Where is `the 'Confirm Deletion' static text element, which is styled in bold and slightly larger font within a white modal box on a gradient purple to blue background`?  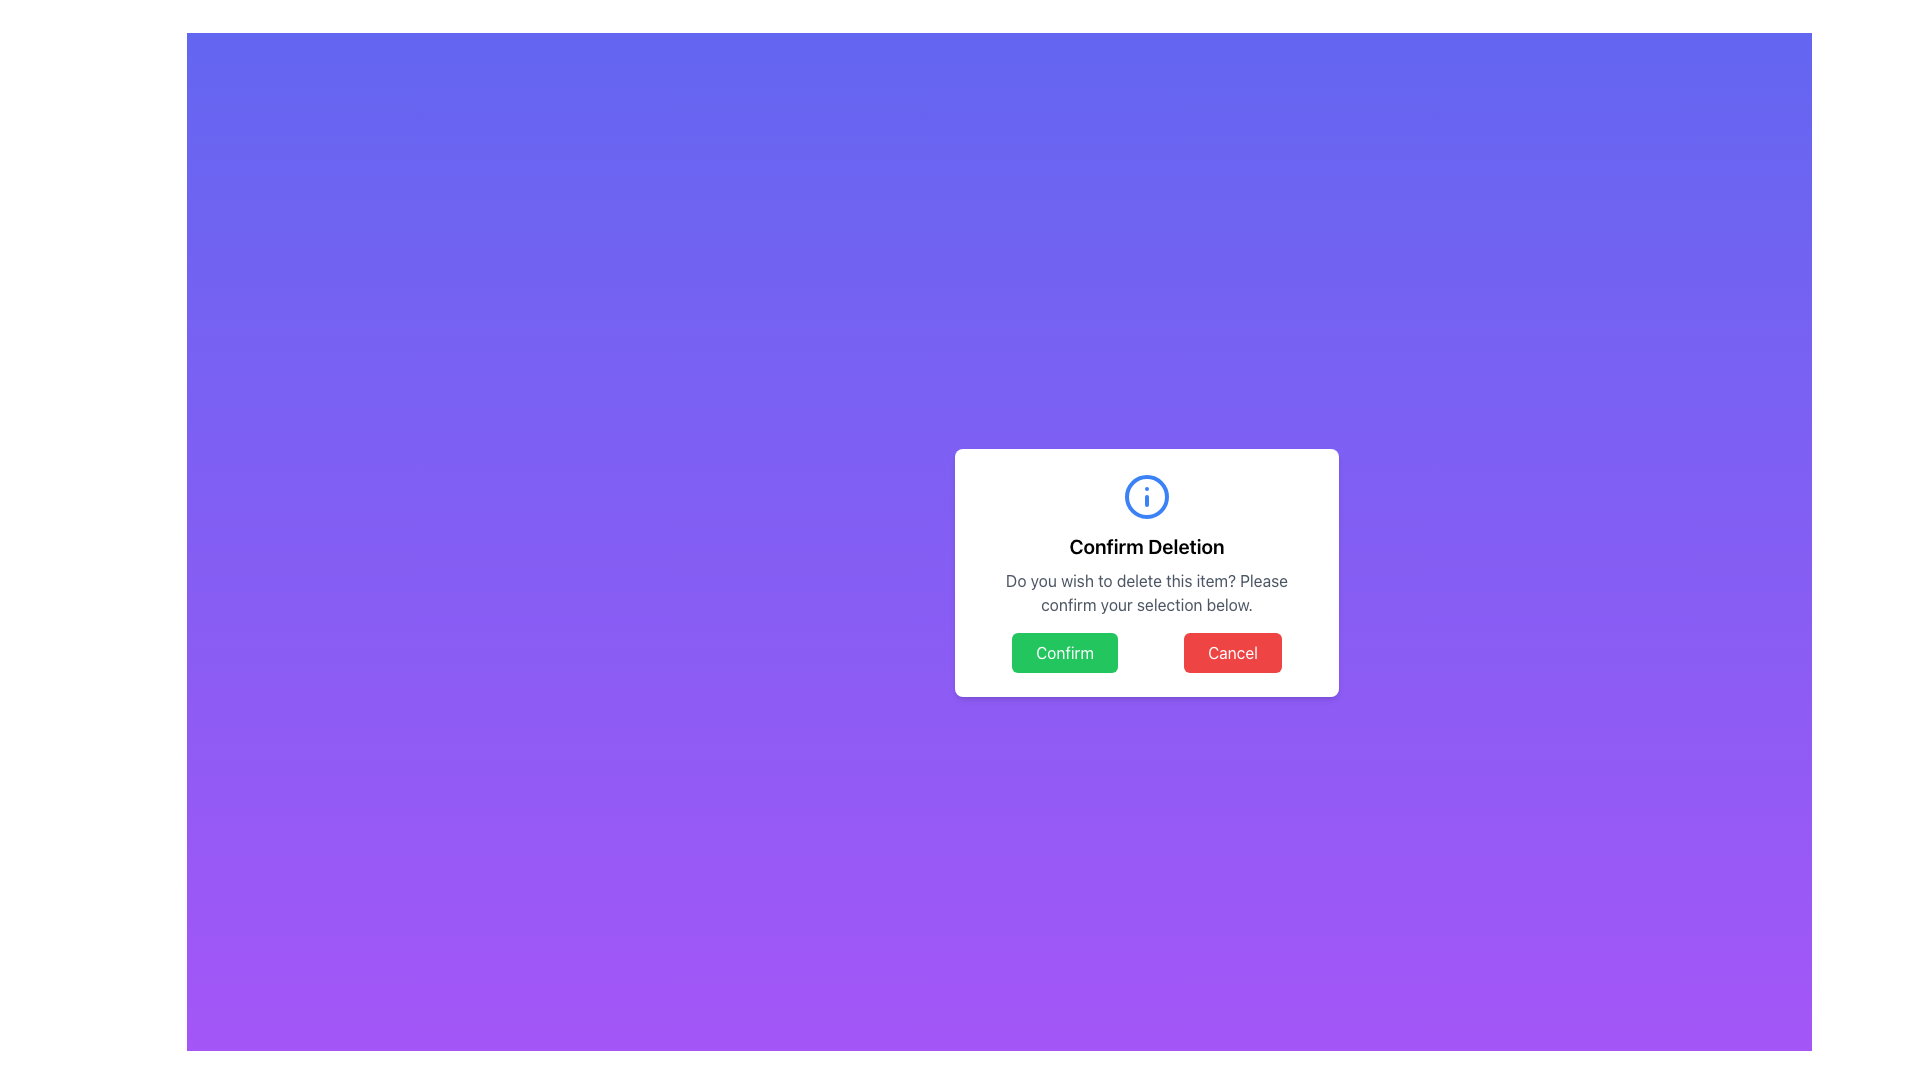 the 'Confirm Deletion' static text element, which is styled in bold and slightly larger font within a white modal box on a gradient purple to blue background is located at coordinates (1147, 547).